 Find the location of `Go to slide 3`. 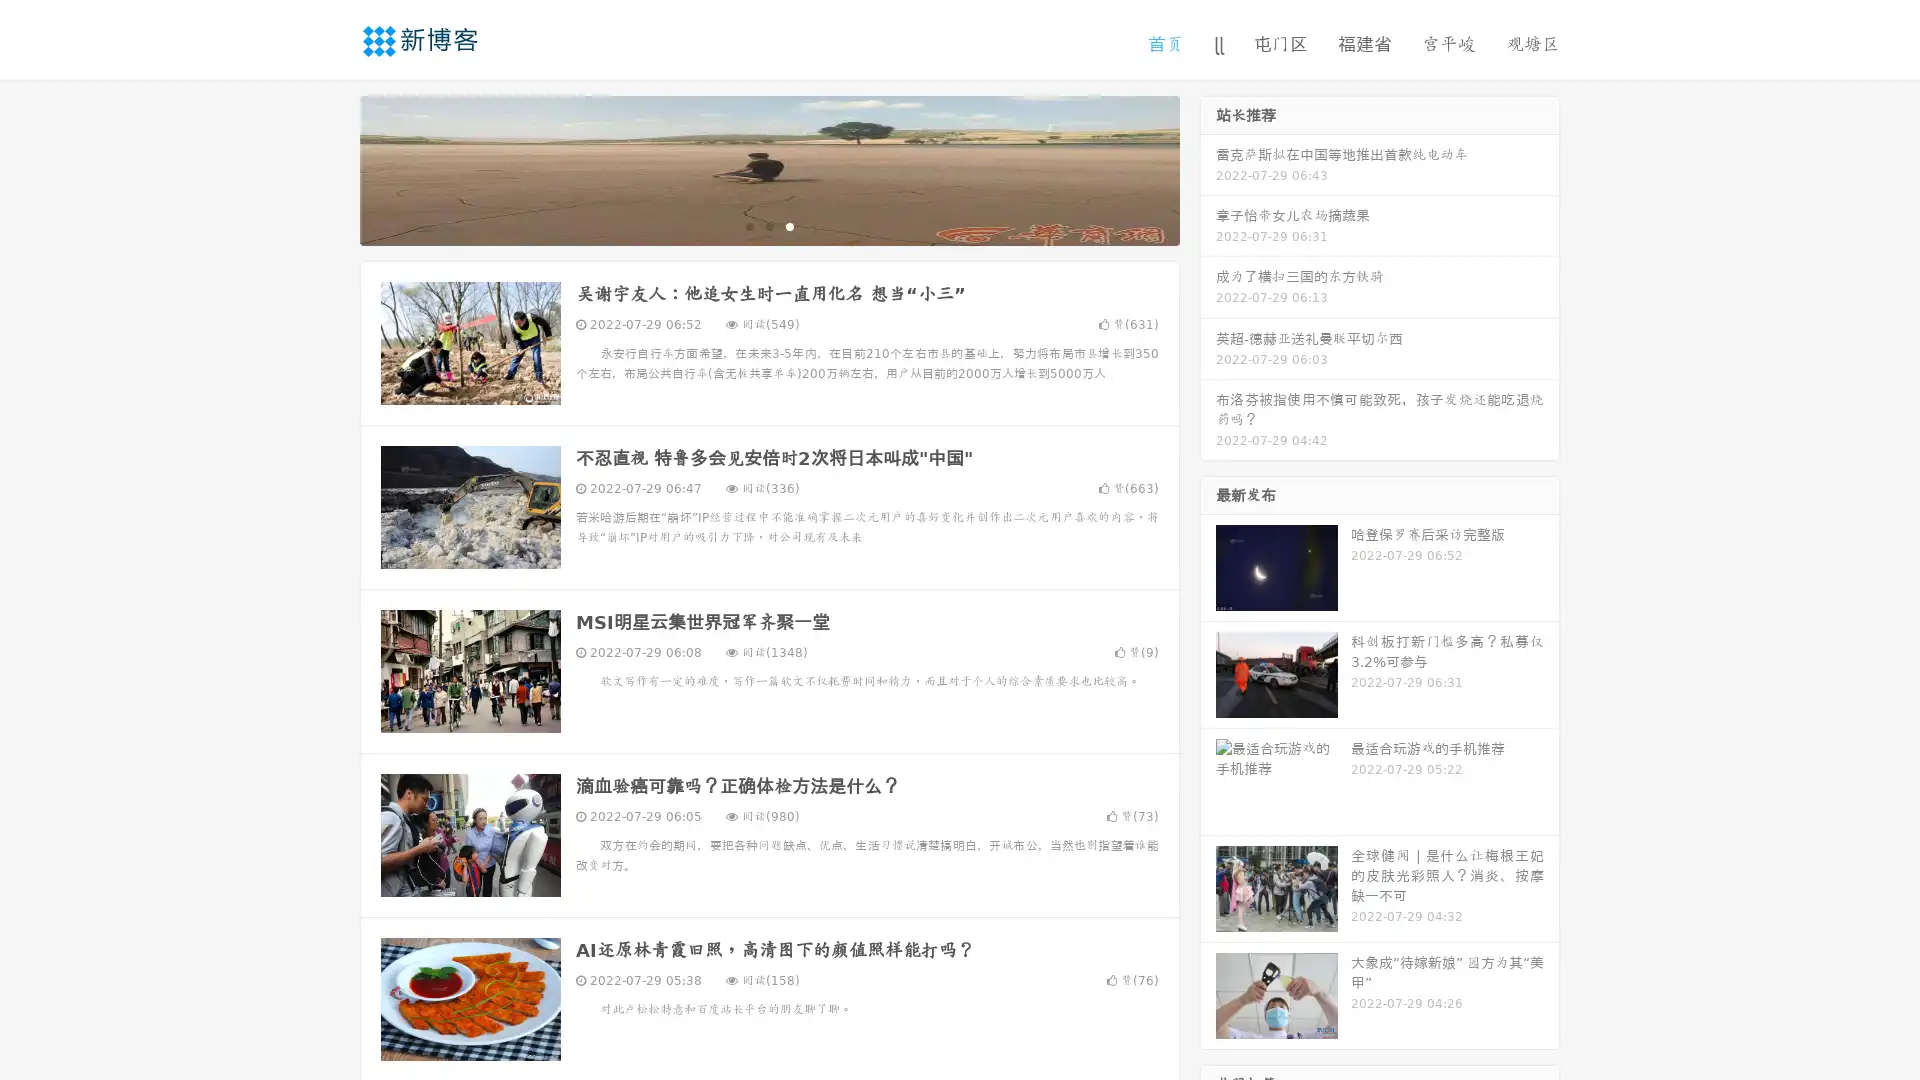

Go to slide 3 is located at coordinates (789, 225).